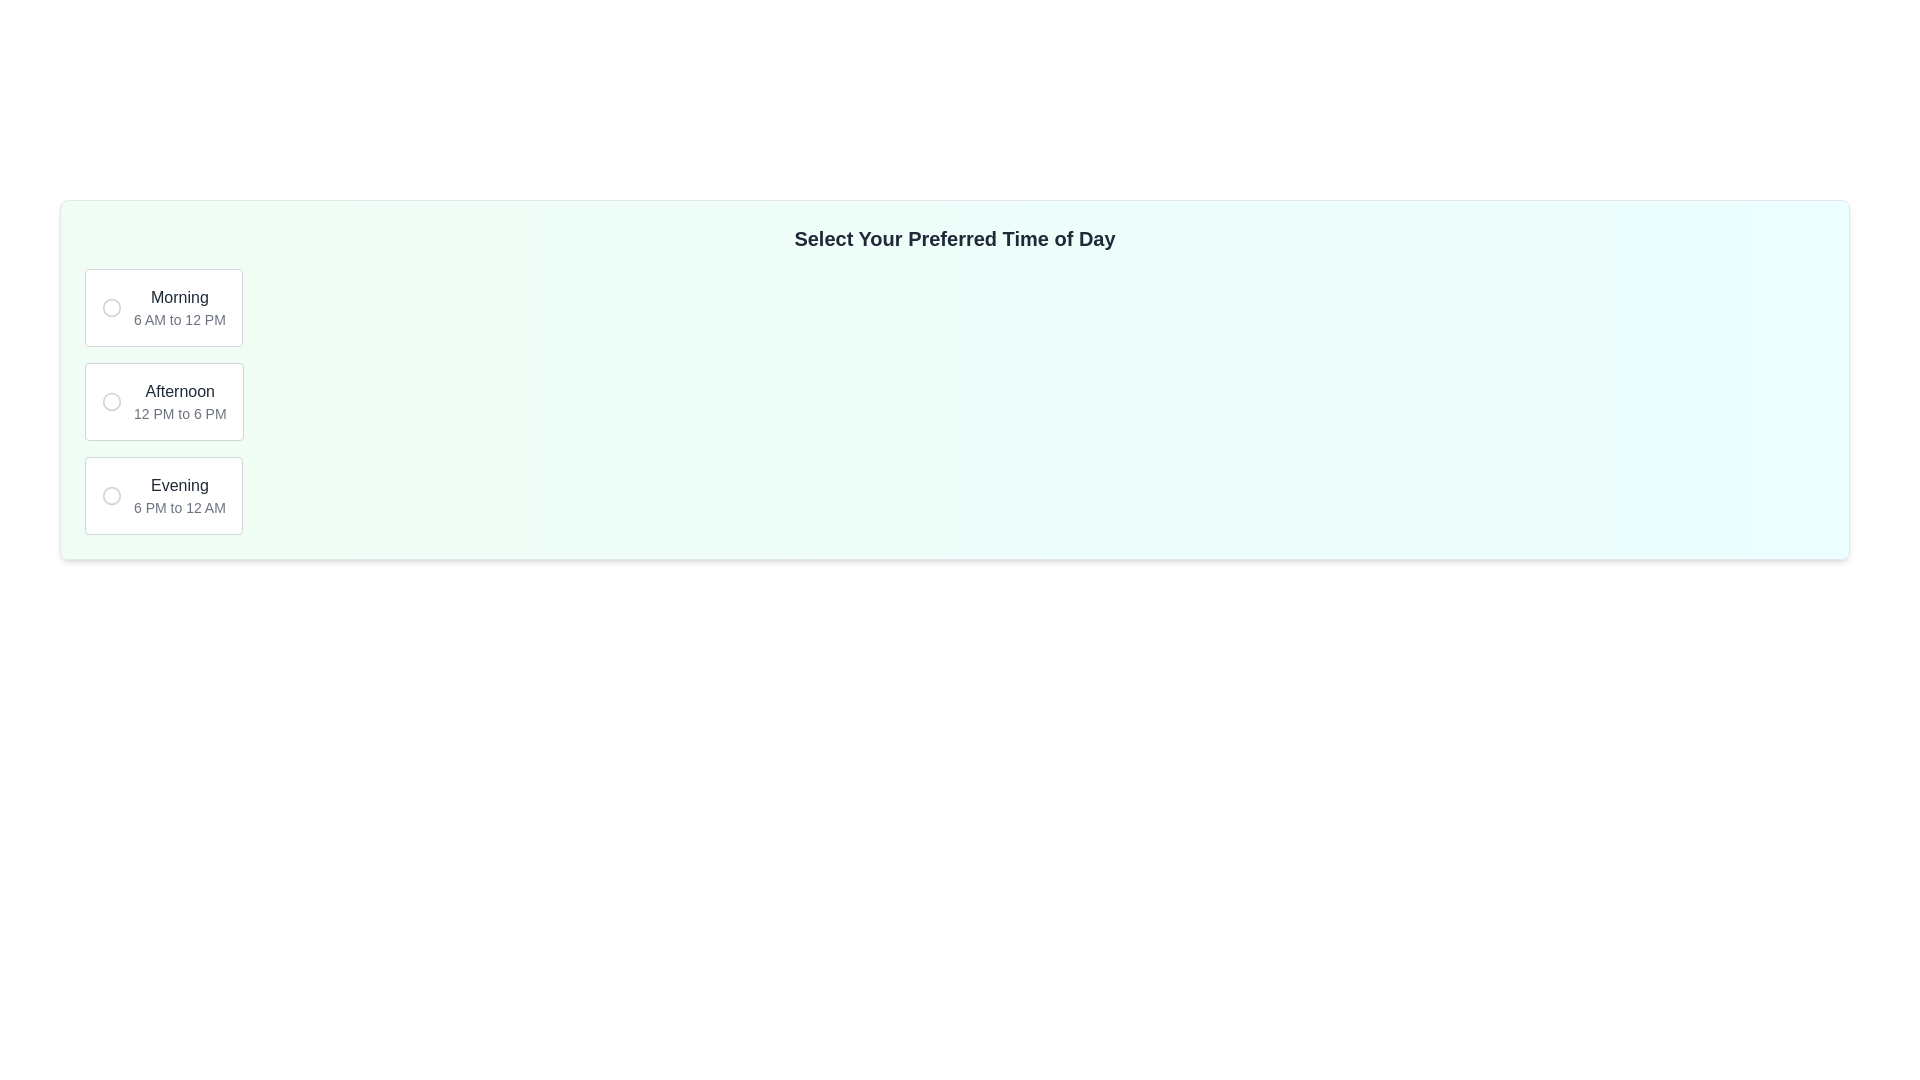  What do you see at coordinates (110, 401) in the screenshot?
I see `the circular radio button styled with a thin gray border and a white inner fill that corresponds to the 'Afternoon' time range` at bounding box center [110, 401].